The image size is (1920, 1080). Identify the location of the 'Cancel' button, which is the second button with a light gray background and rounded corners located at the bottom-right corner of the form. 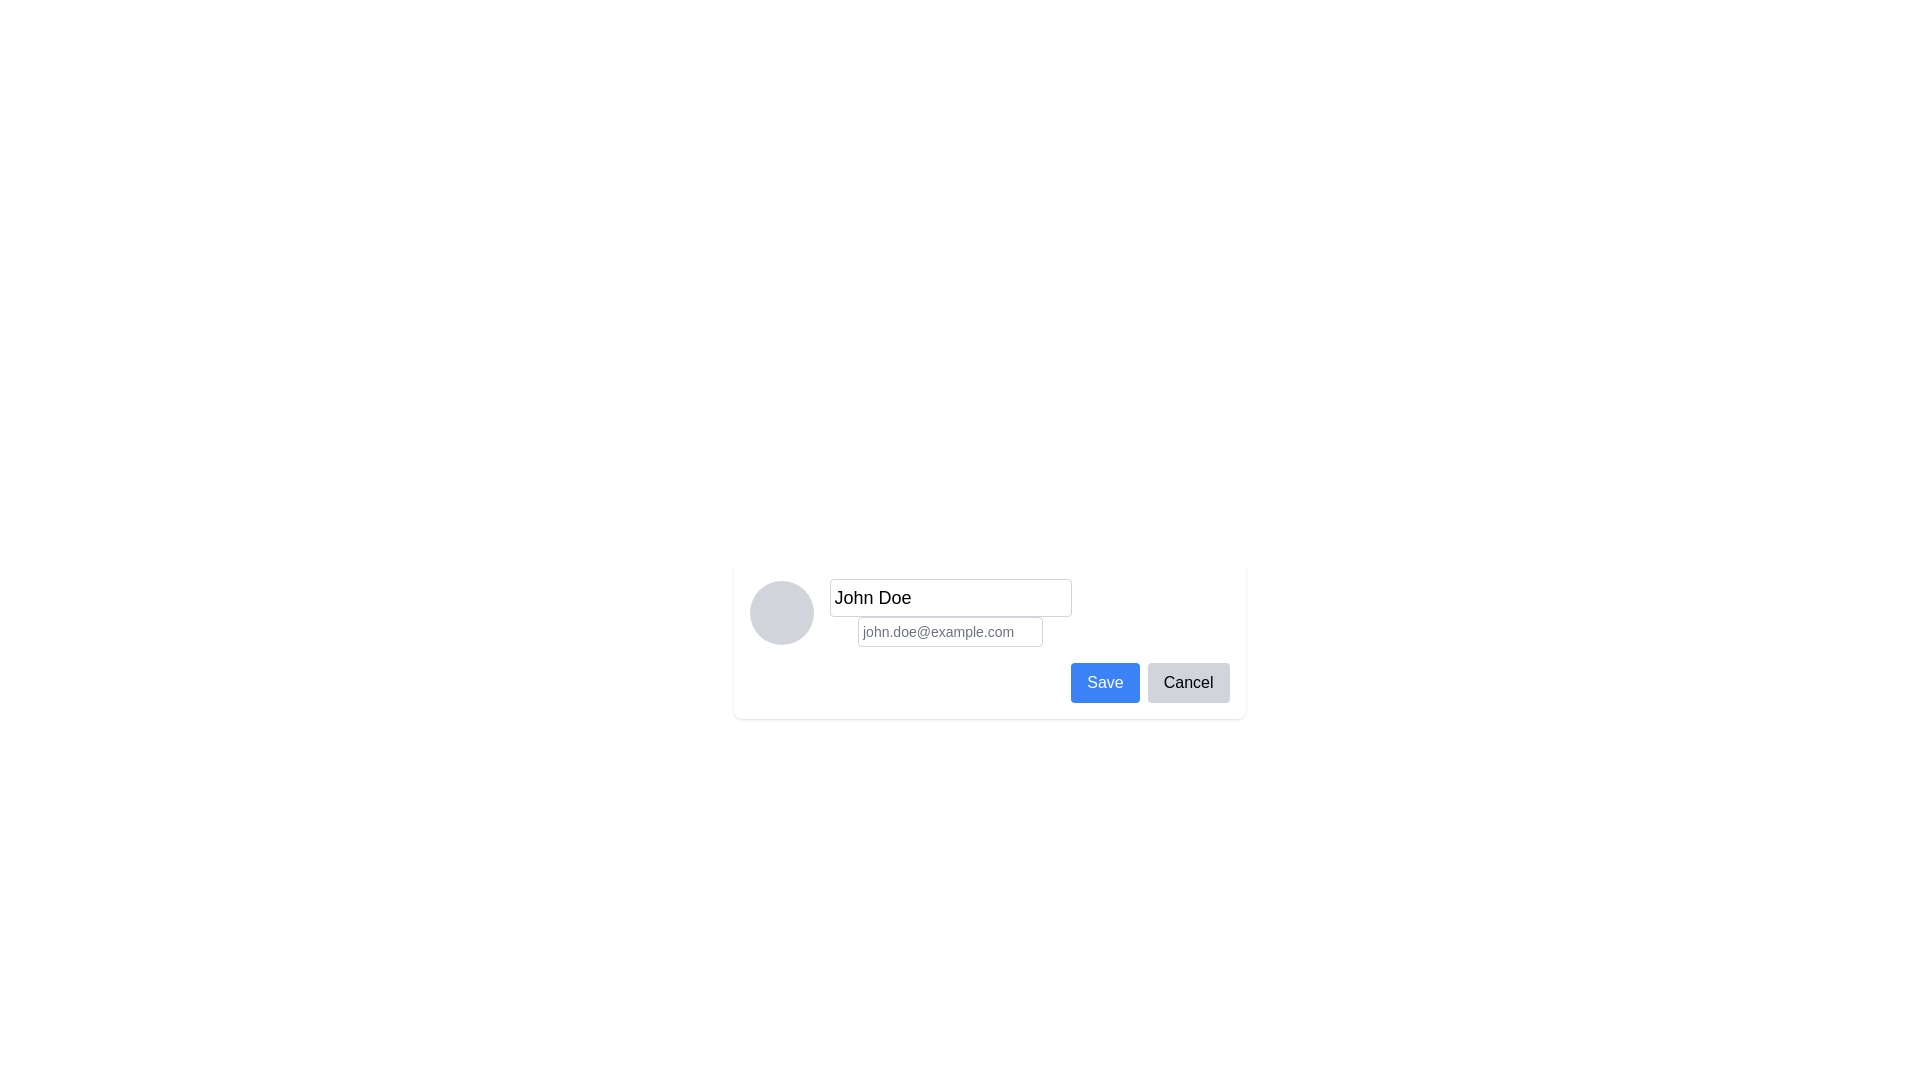
(1188, 681).